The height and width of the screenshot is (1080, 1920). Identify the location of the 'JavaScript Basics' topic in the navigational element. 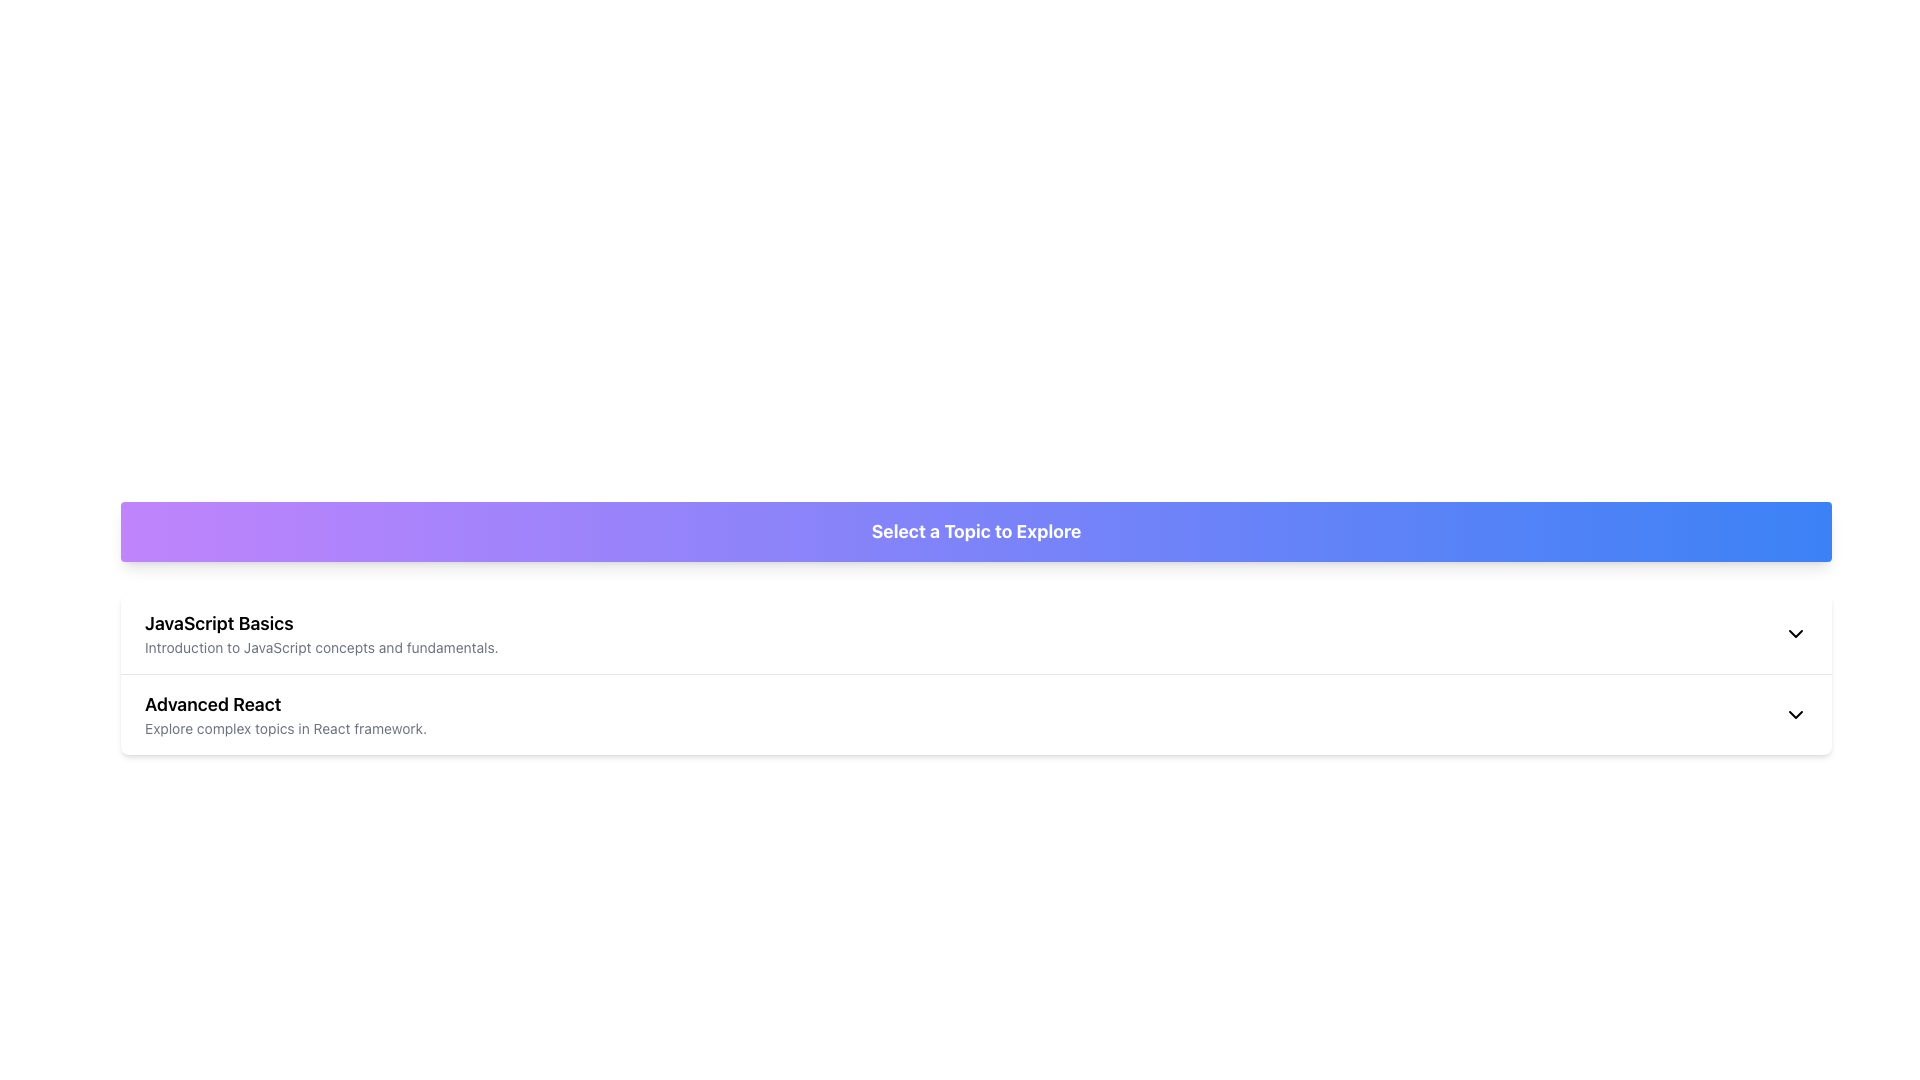
(321, 633).